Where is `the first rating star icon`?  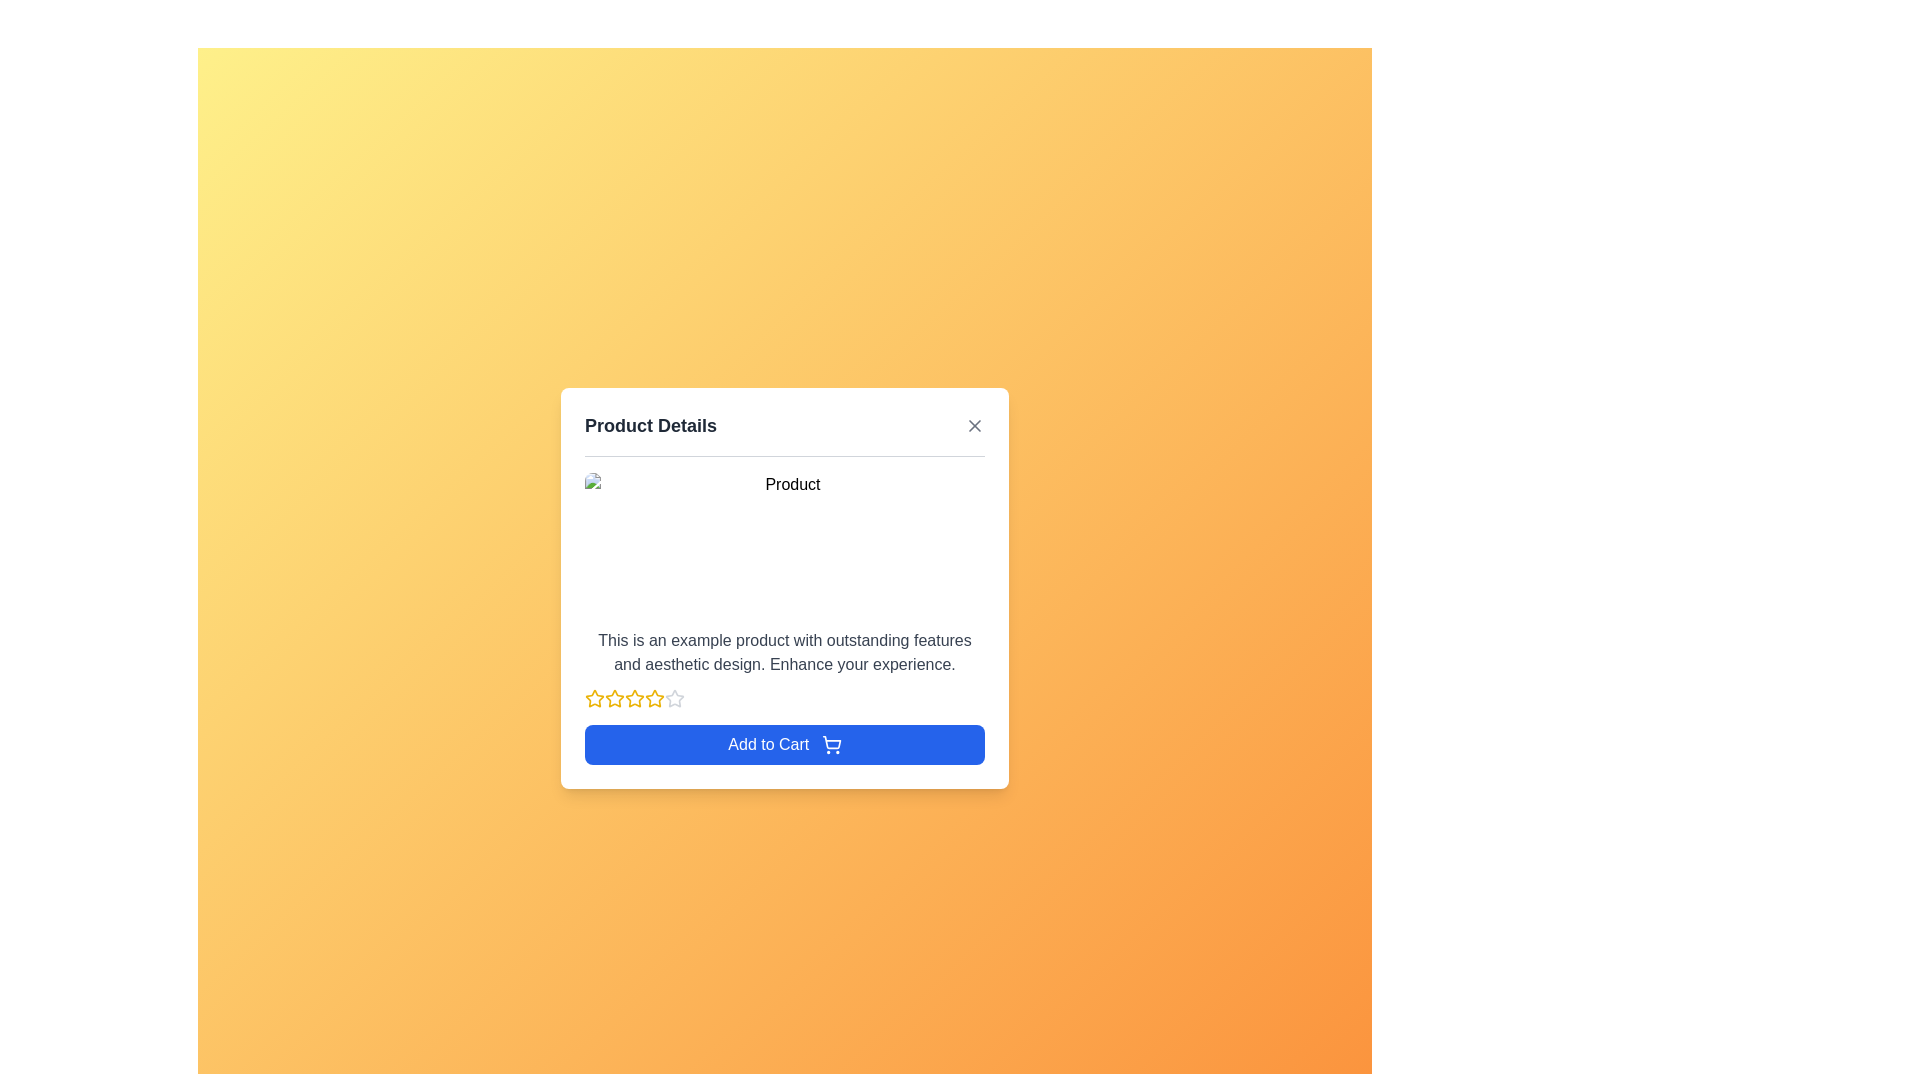
the first rating star icon is located at coordinates (594, 697).